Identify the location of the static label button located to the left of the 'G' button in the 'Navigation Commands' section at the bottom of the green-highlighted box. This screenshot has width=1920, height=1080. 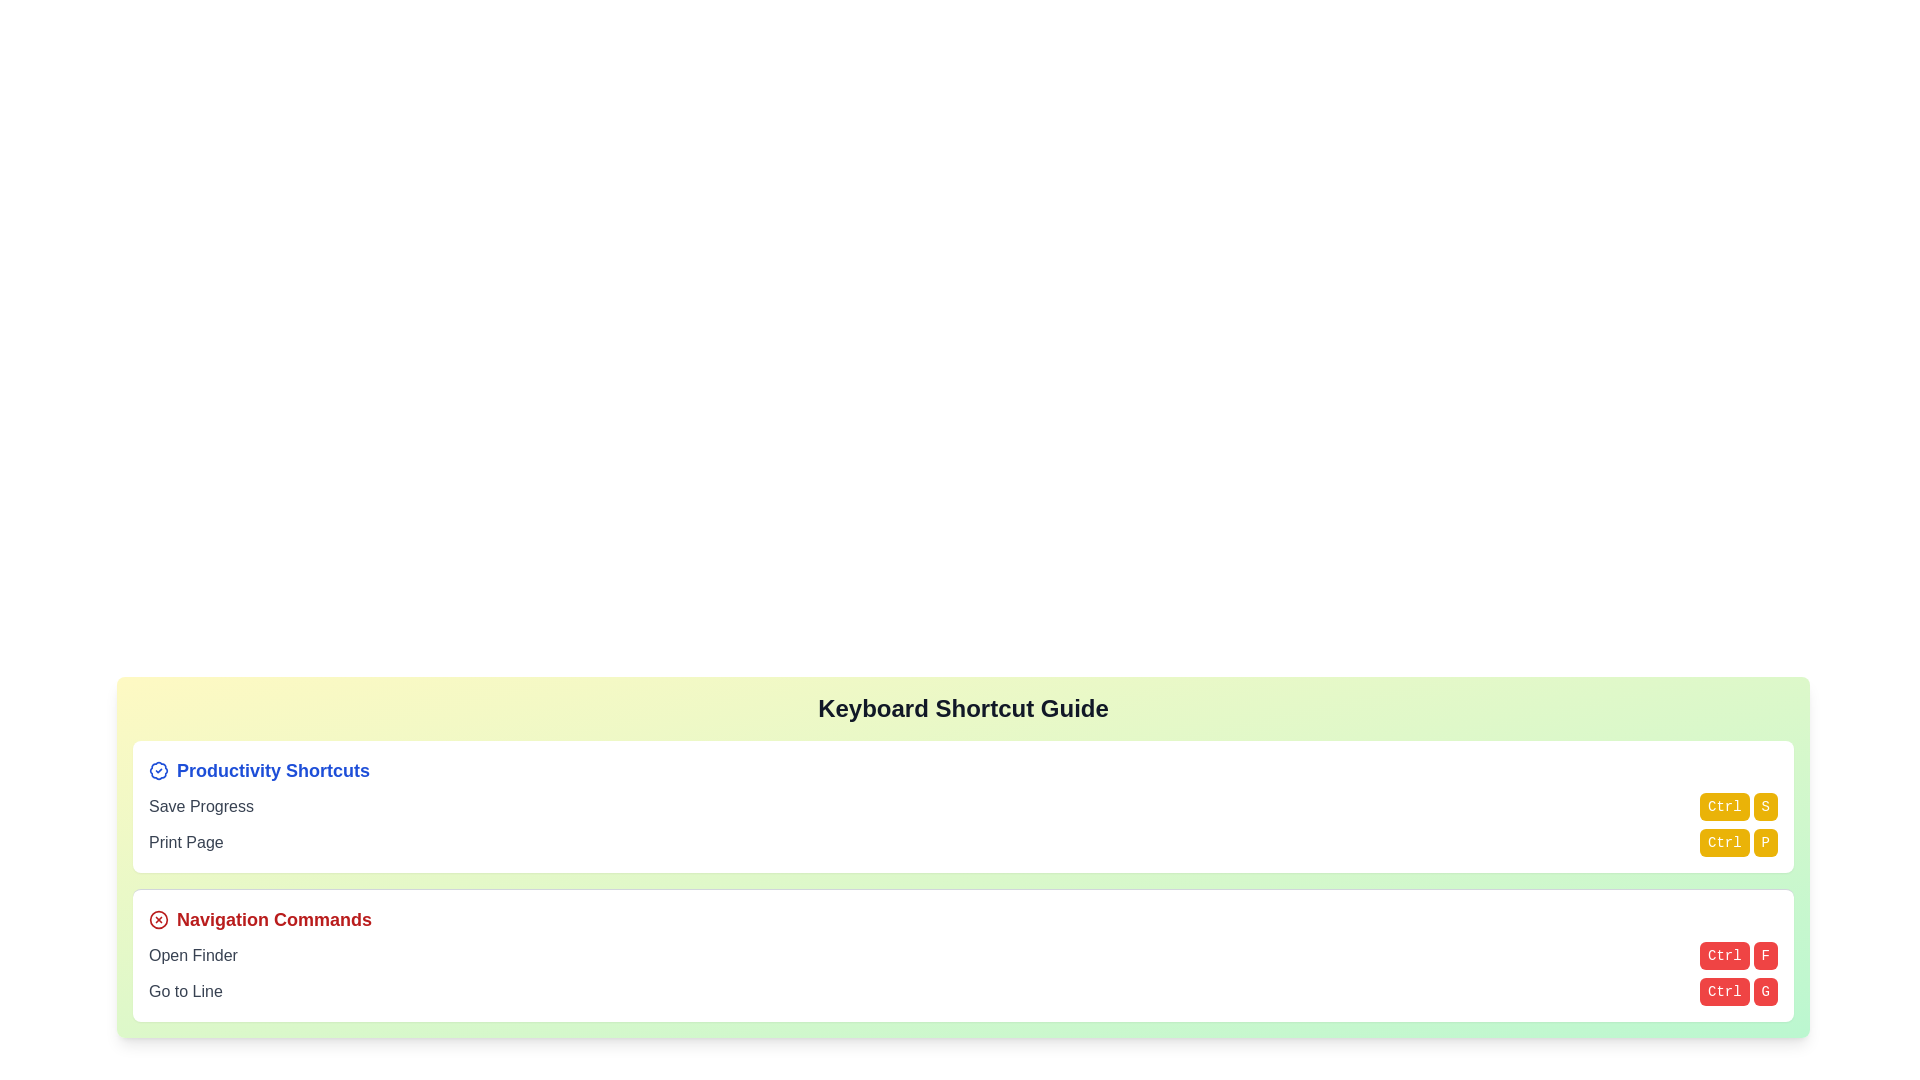
(1723, 991).